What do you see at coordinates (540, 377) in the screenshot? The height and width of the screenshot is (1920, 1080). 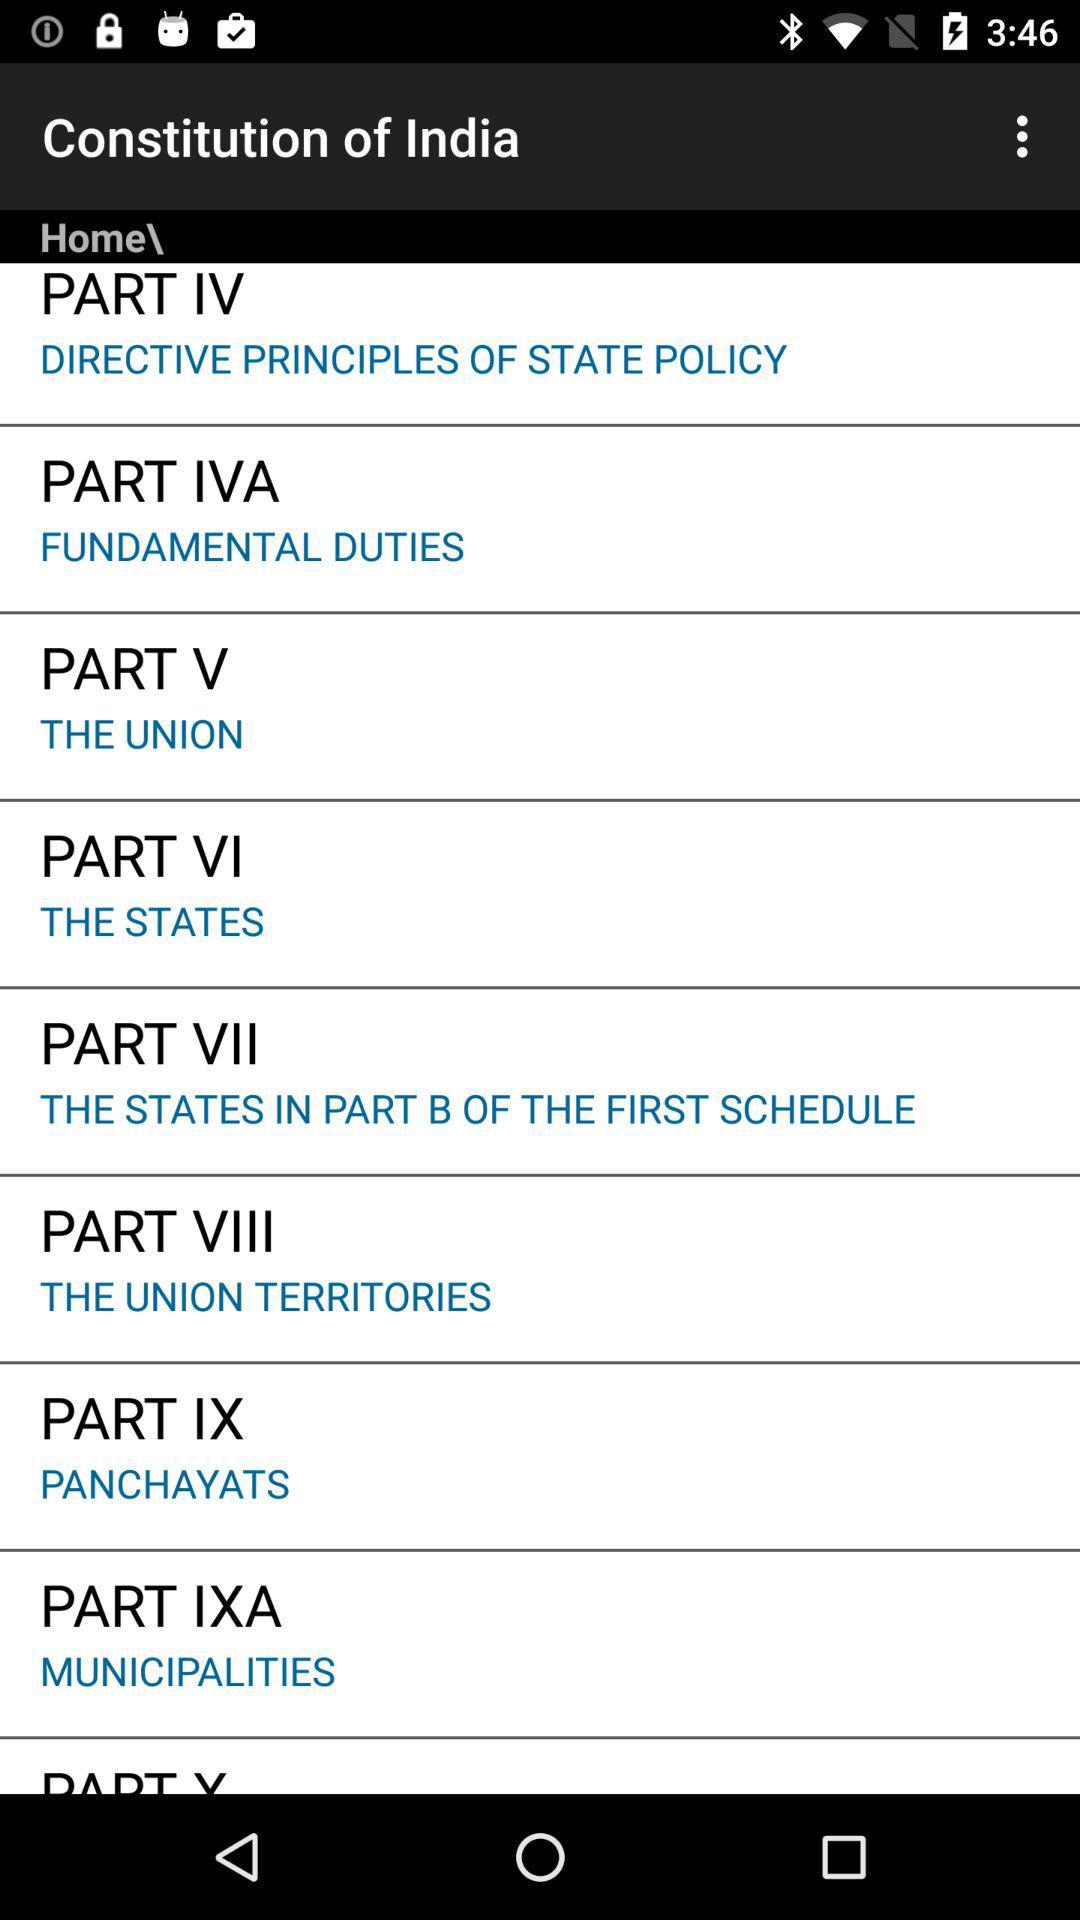 I see `app above part iva app` at bounding box center [540, 377].